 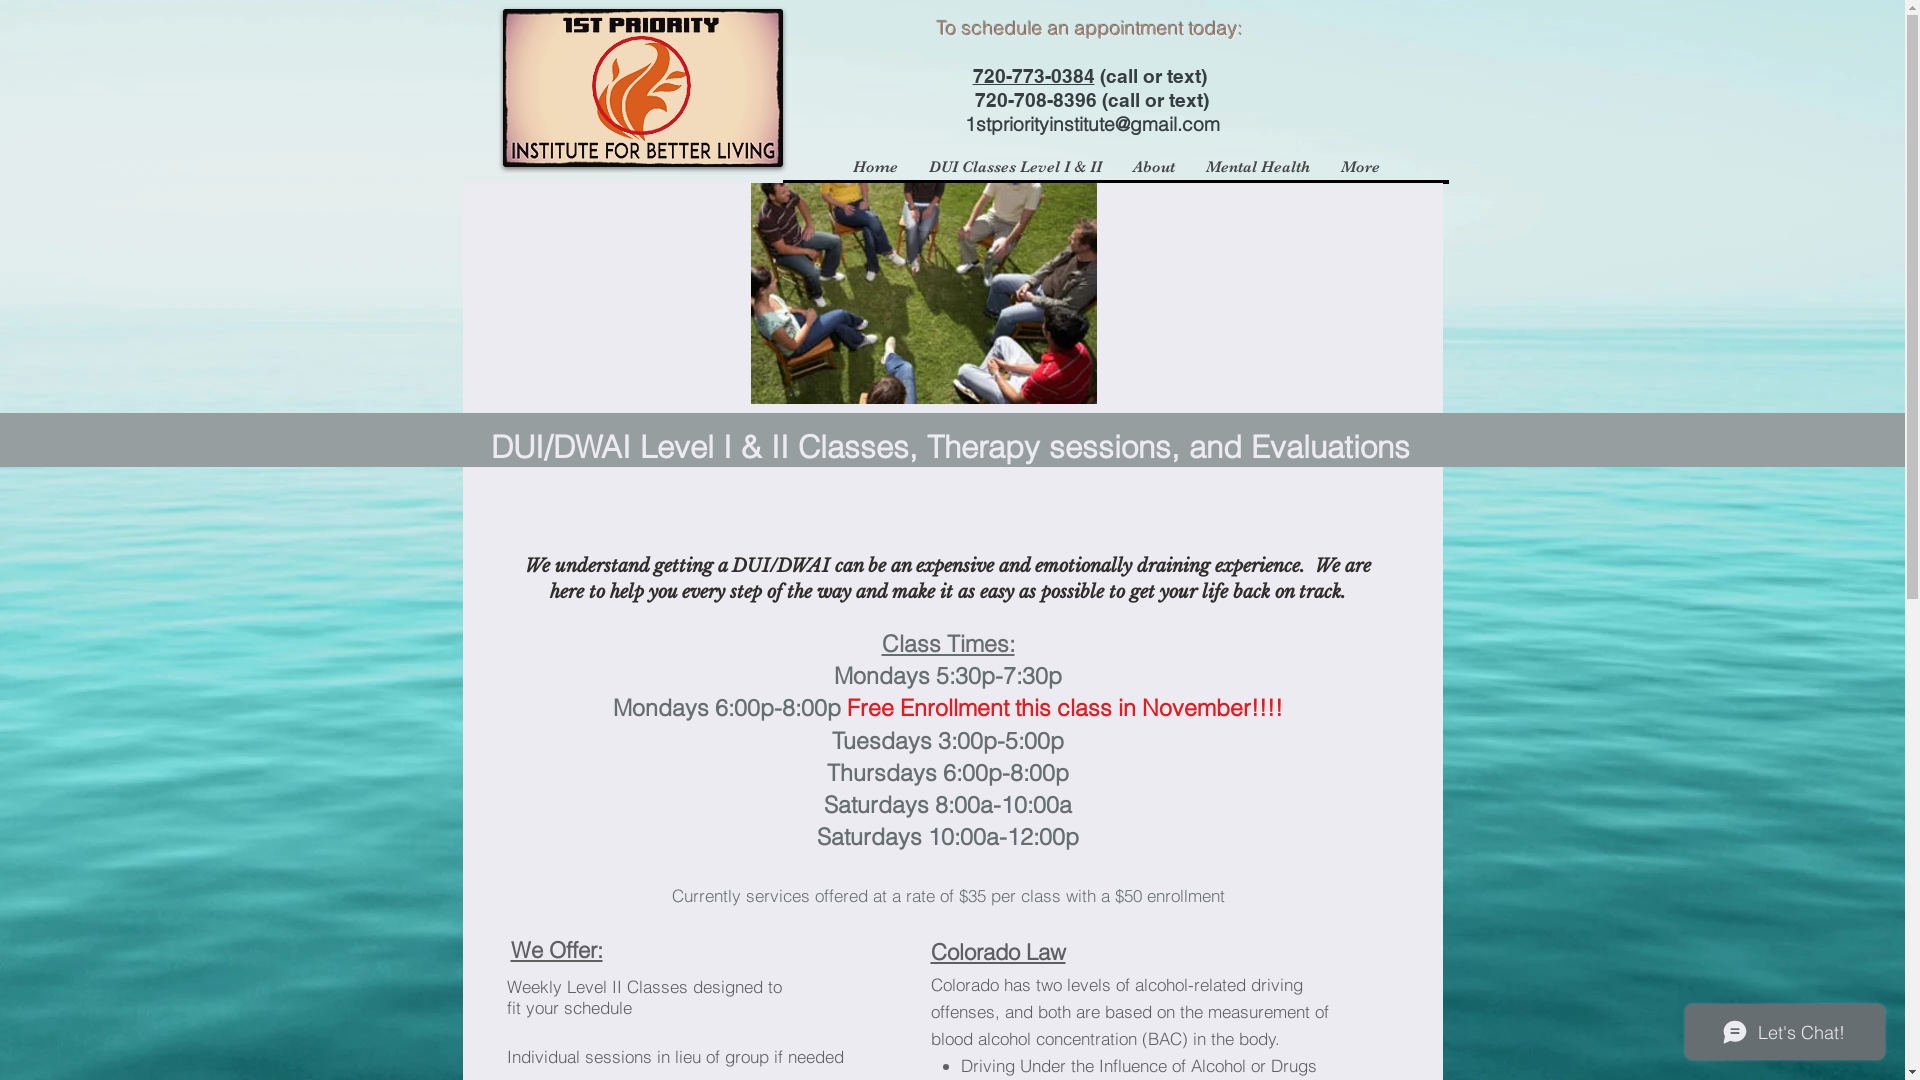 What do you see at coordinates (964, 123) in the screenshot?
I see `'1stpriorityinstitute@gmail.com'` at bounding box center [964, 123].